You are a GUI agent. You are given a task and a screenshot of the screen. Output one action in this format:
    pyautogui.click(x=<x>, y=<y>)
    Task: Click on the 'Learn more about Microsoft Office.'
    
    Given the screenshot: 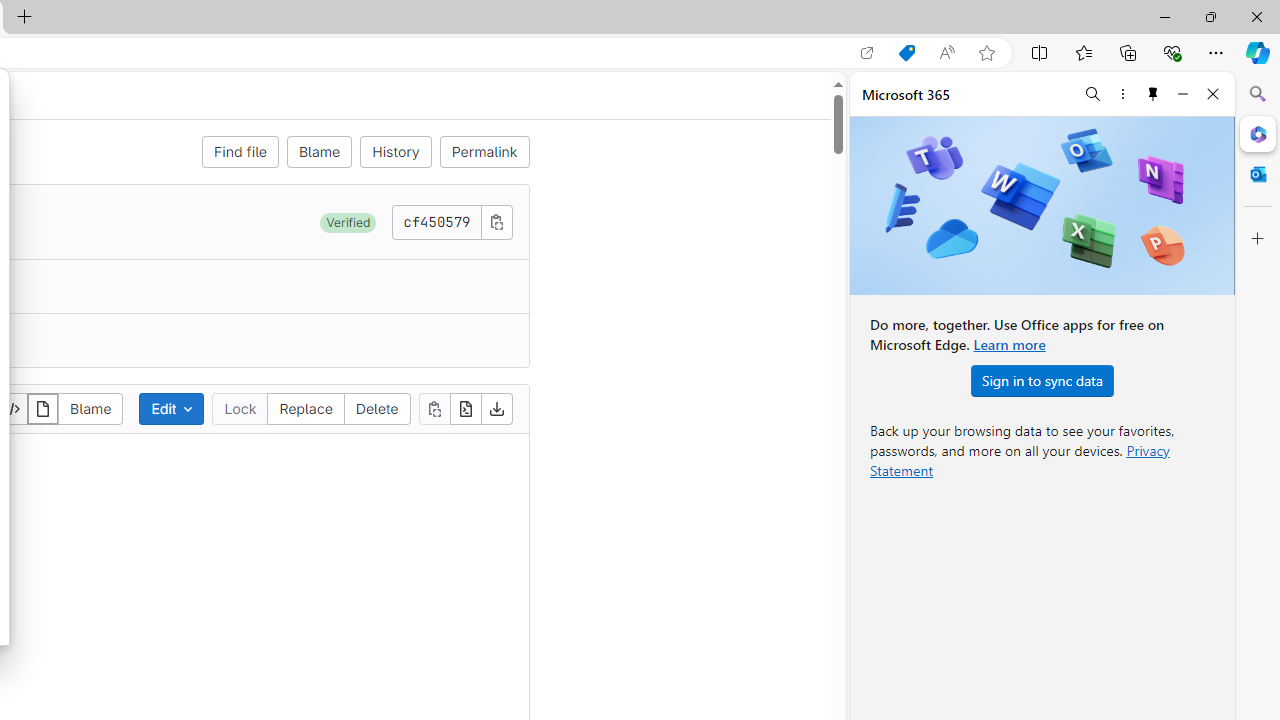 What is the action you would take?
    pyautogui.click(x=1009, y=343)
    